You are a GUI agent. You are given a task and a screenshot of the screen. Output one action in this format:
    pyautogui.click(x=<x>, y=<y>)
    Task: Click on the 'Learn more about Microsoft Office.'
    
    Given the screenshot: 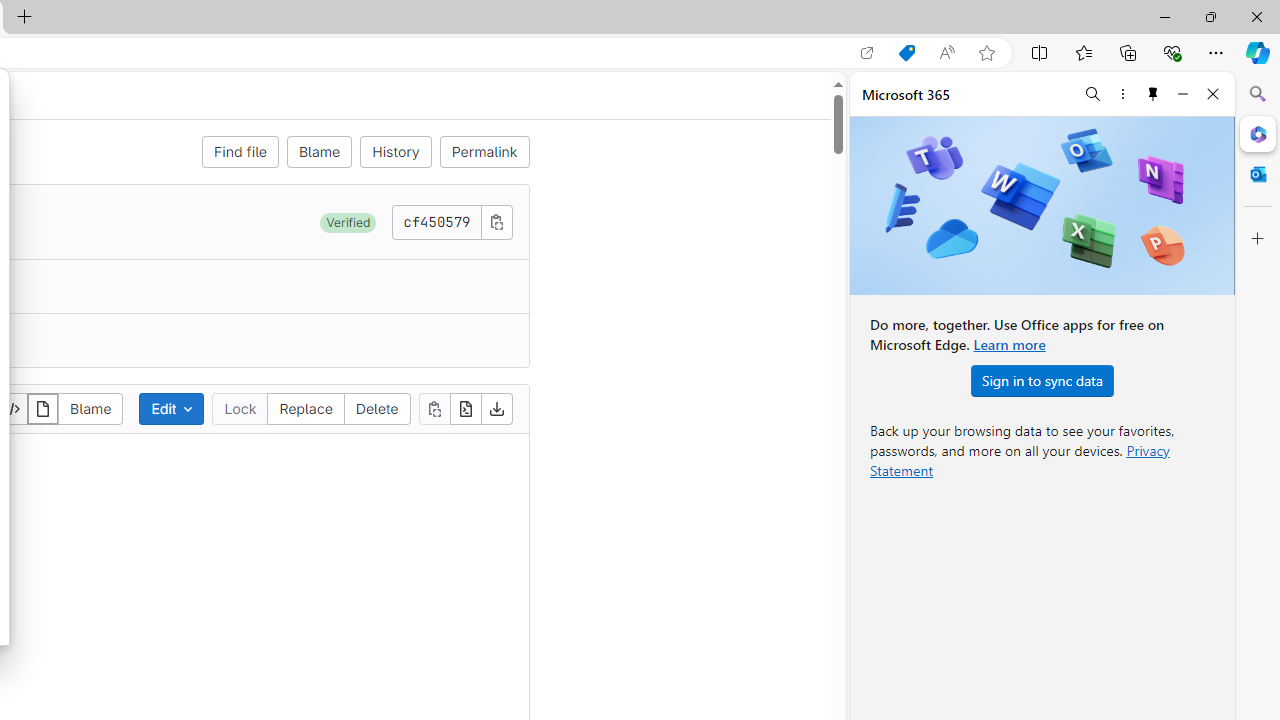 What is the action you would take?
    pyautogui.click(x=1009, y=343)
    